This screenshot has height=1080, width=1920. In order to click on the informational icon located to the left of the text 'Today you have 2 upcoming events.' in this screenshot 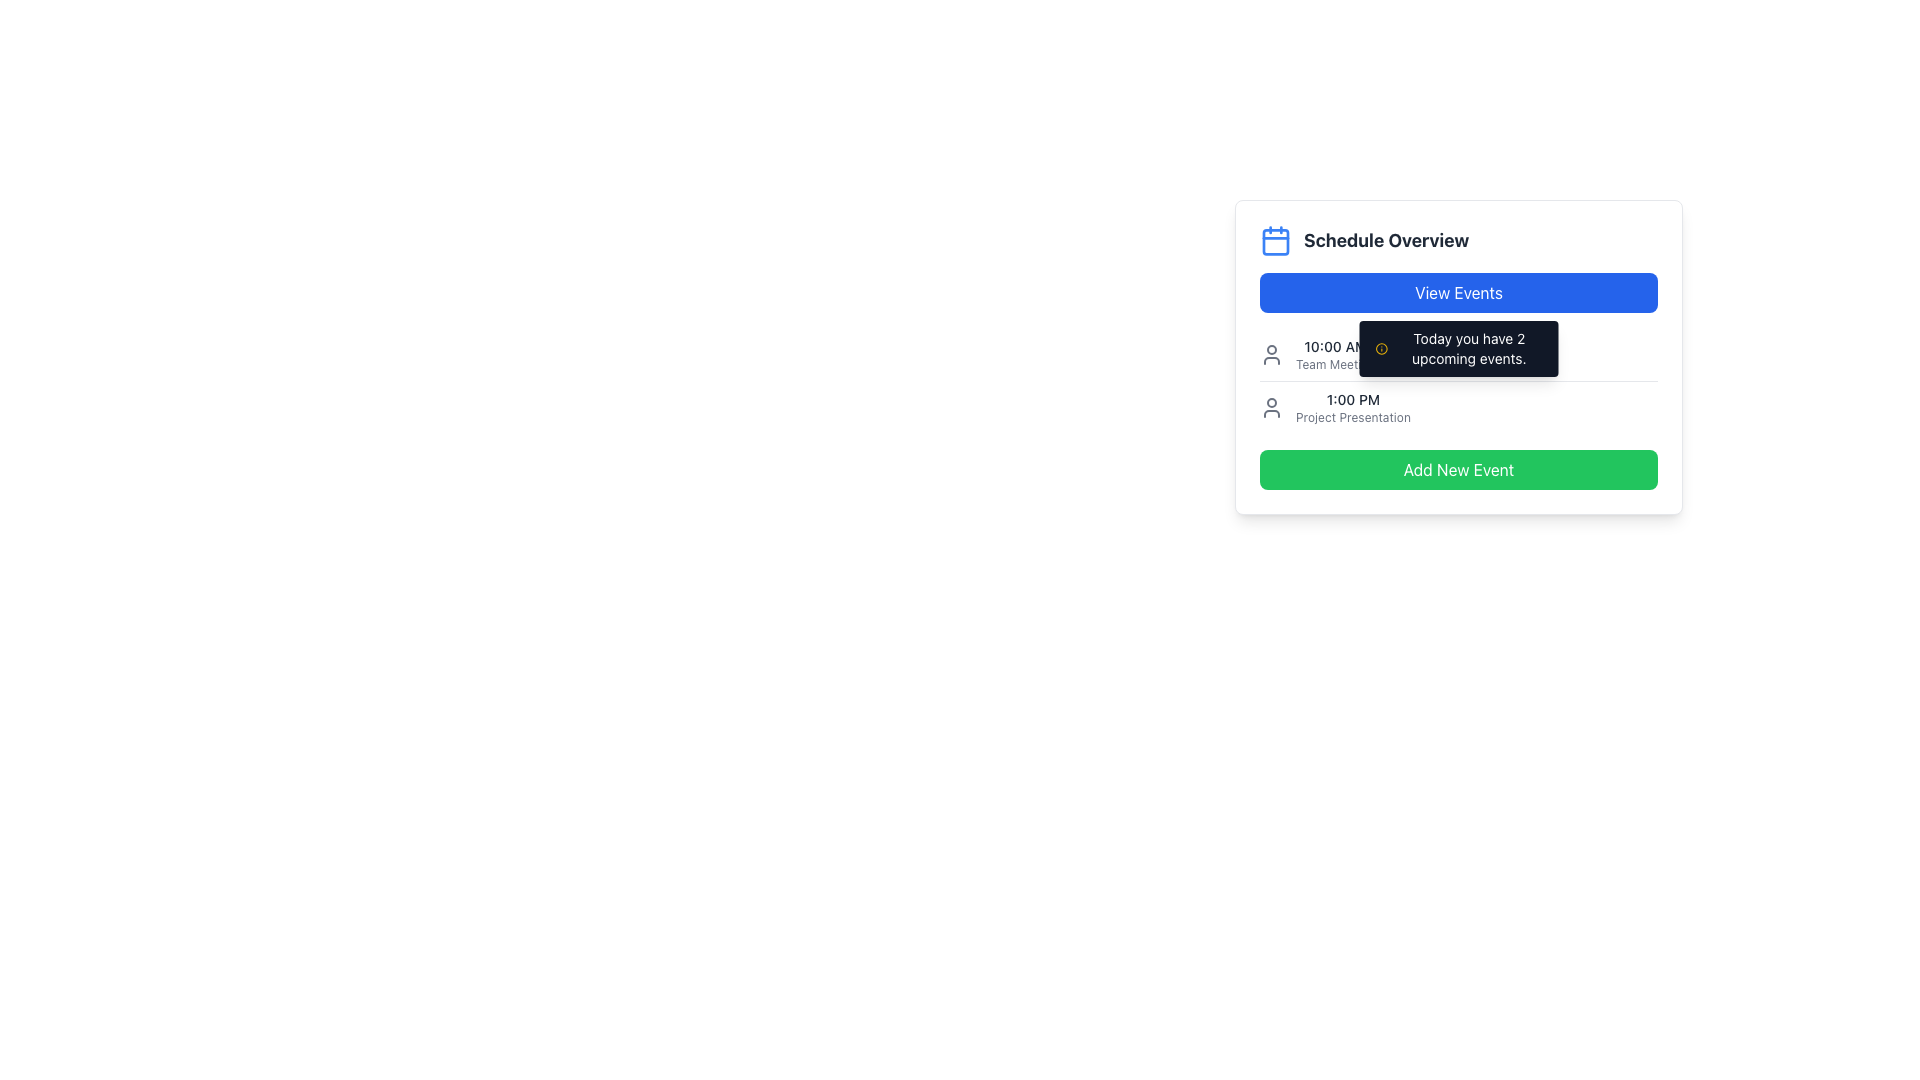, I will do `click(1380, 347)`.